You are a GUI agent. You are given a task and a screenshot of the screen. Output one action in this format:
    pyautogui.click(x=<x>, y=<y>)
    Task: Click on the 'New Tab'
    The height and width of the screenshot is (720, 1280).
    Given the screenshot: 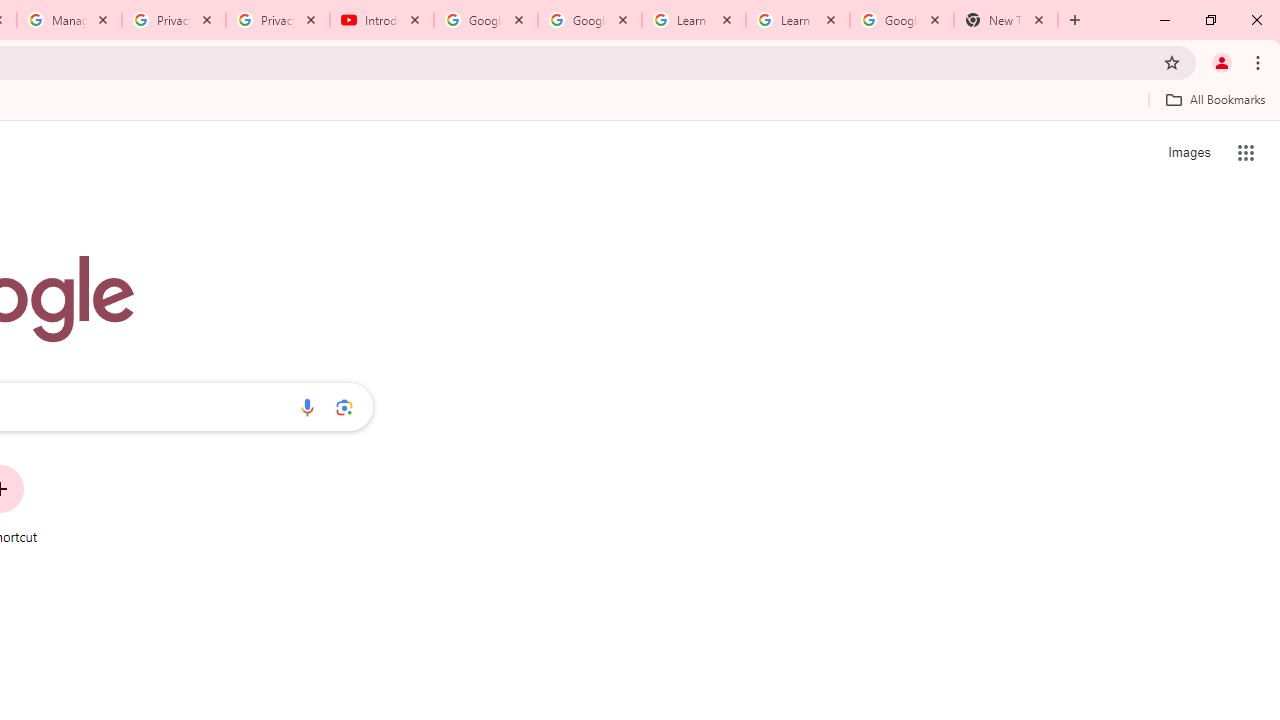 What is the action you would take?
    pyautogui.click(x=1006, y=20)
    